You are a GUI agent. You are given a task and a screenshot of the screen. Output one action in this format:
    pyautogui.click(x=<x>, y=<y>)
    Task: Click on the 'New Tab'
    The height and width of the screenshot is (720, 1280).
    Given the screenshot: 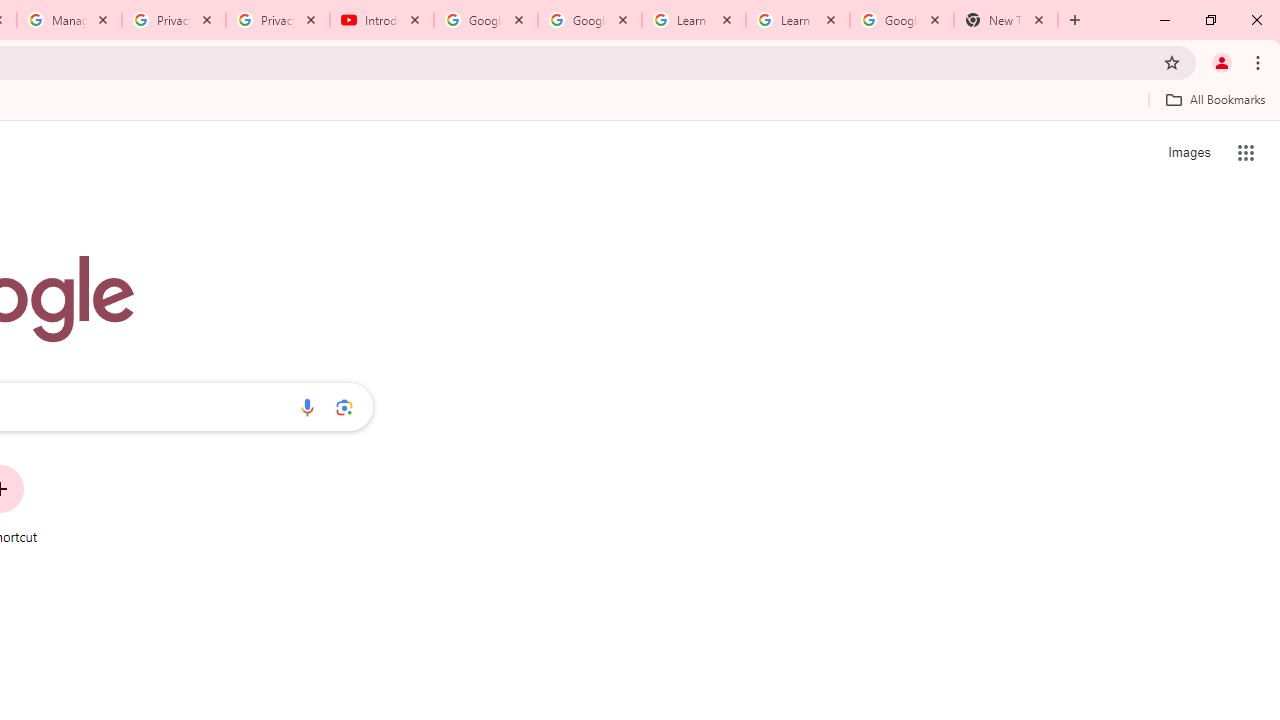 What is the action you would take?
    pyautogui.click(x=1006, y=20)
    